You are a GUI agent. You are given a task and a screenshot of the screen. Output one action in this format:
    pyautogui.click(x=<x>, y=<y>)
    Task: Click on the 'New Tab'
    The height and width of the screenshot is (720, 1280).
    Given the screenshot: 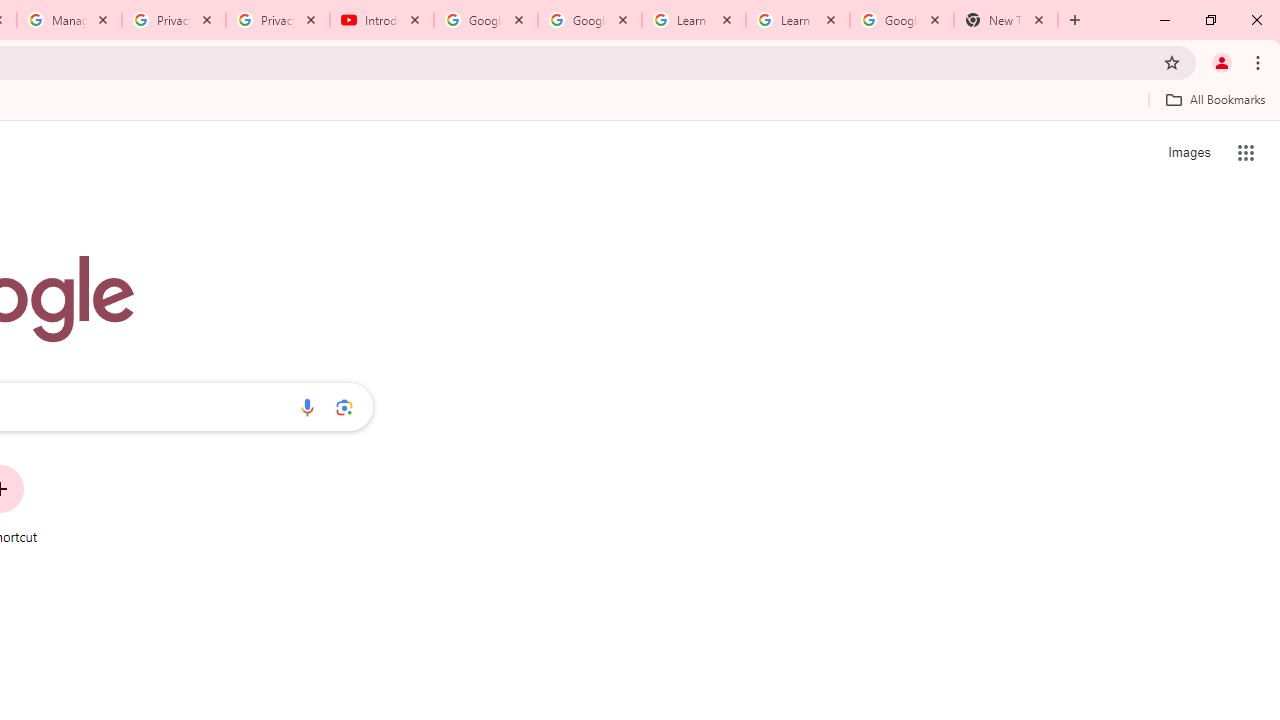 What is the action you would take?
    pyautogui.click(x=1006, y=20)
    